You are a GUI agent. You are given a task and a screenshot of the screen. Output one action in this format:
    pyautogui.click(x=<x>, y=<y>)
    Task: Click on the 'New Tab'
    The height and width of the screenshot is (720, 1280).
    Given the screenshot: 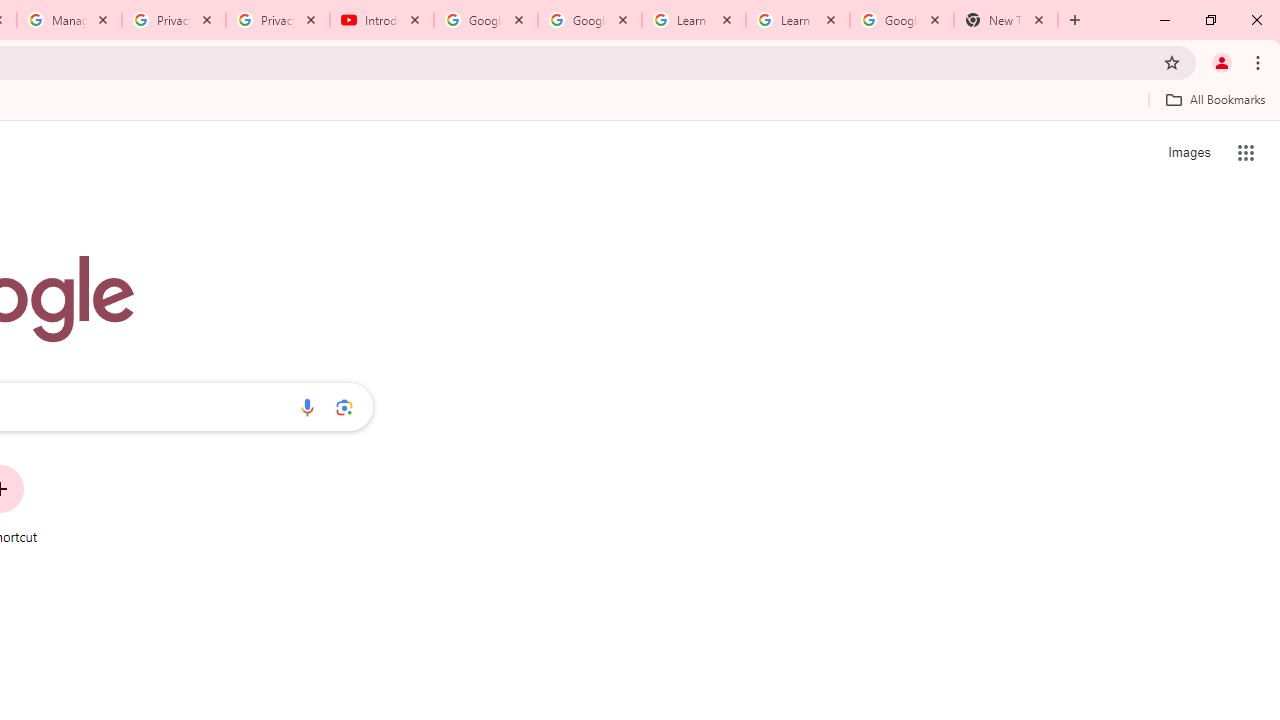 What is the action you would take?
    pyautogui.click(x=1006, y=20)
    